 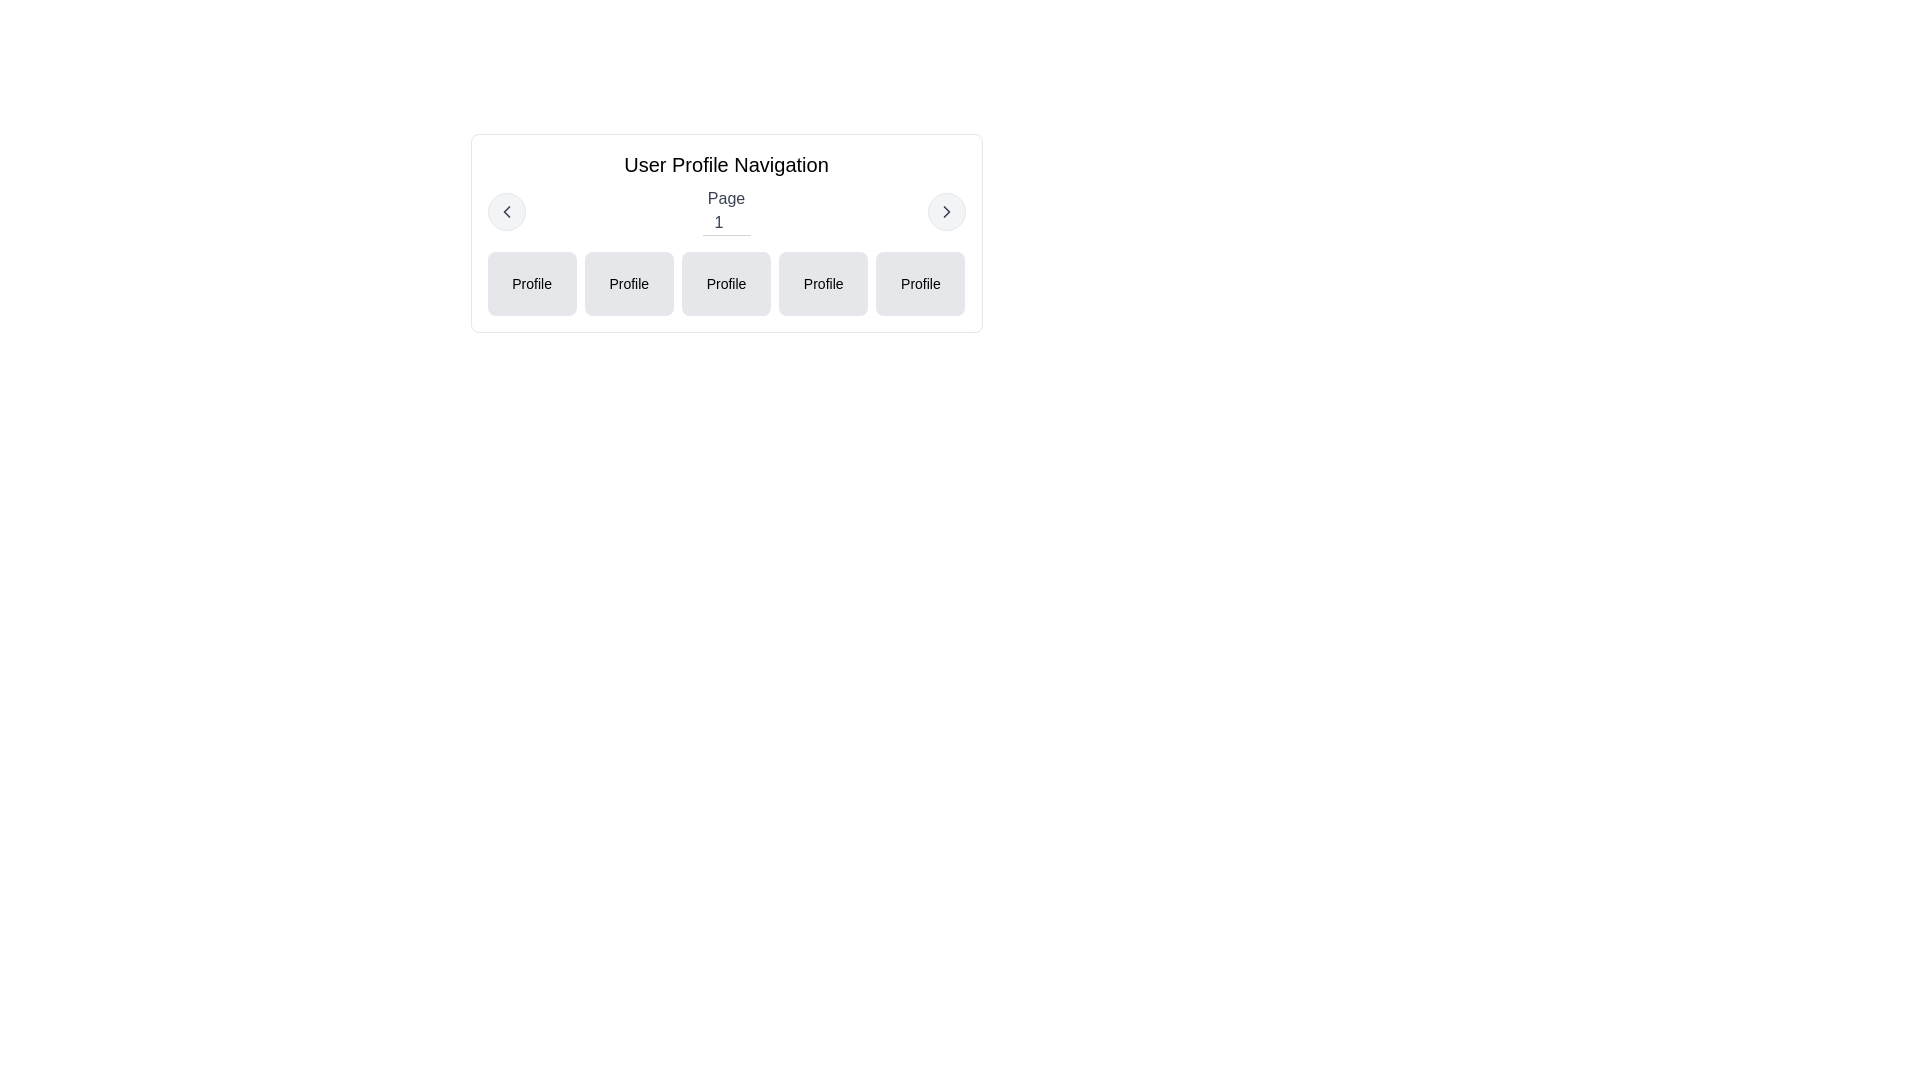 What do you see at coordinates (823, 284) in the screenshot?
I see `the fourth button in the User Profile Navigation section, which is part of a horizontally aligned grid of five buttons` at bounding box center [823, 284].